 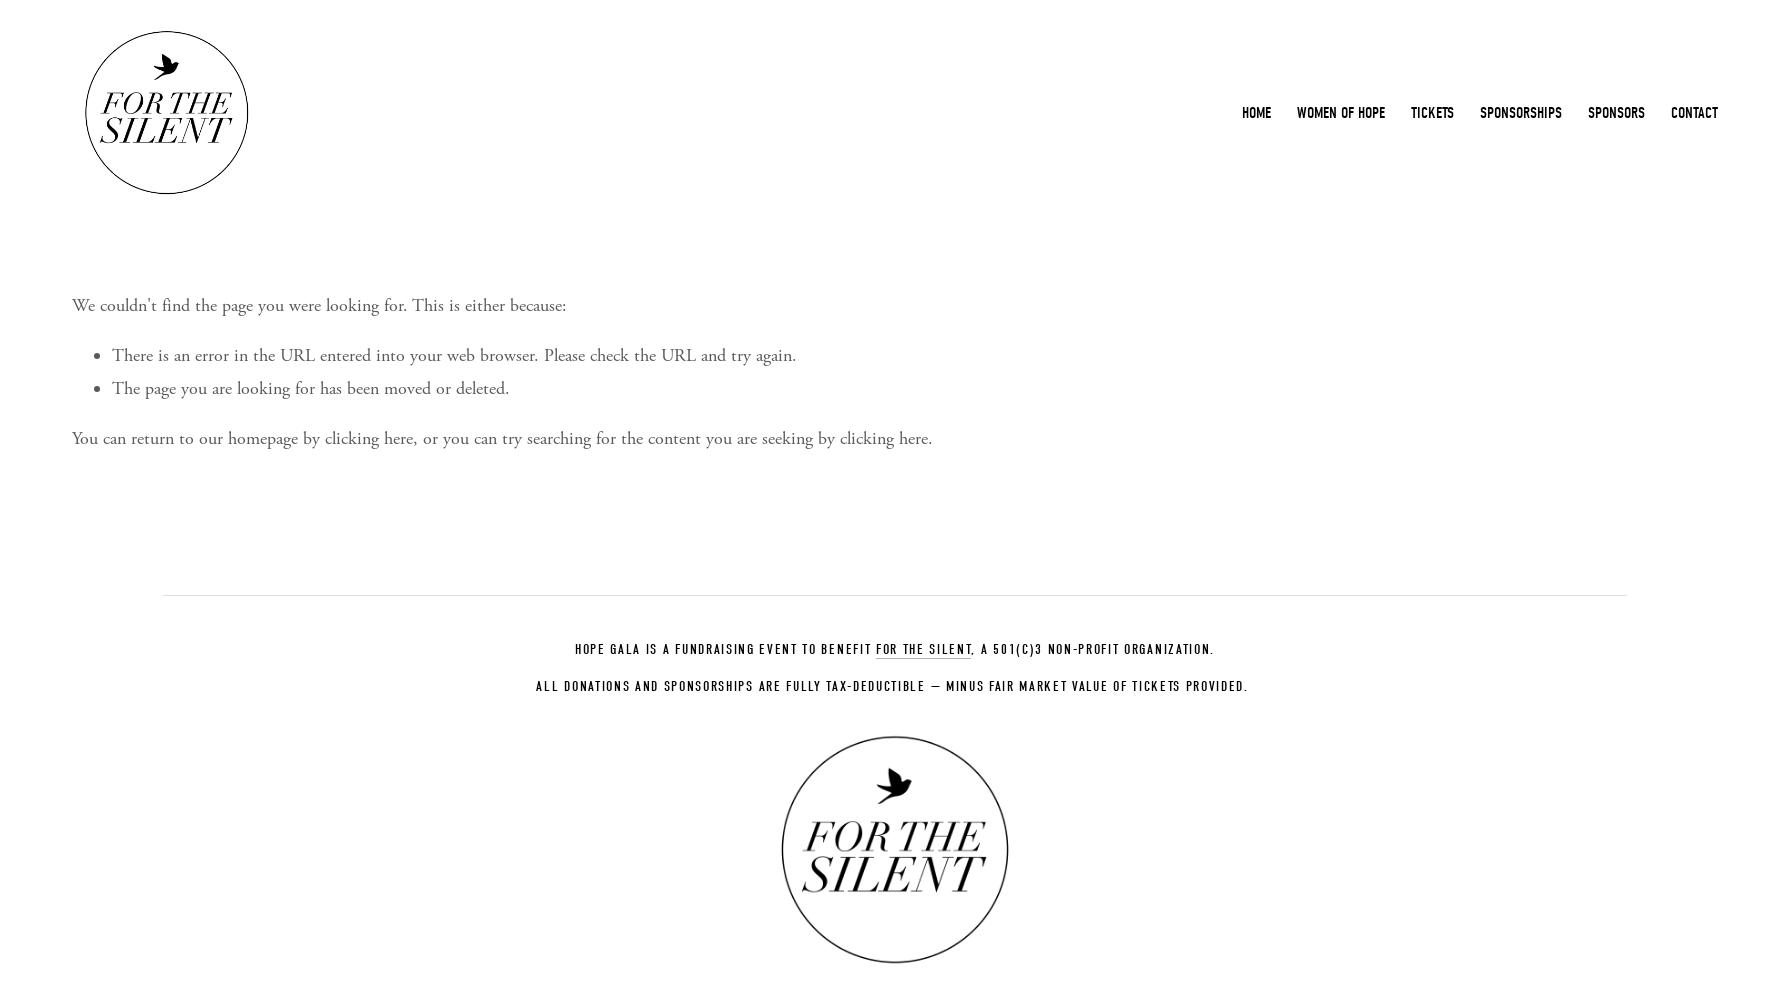 What do you see at coordinates (890, 685) in the screenshot?
I see `'All donations and sponsorships are fully tax-deductible — minus fair market value of tickets provided.'` at bounding box center [890, 685].